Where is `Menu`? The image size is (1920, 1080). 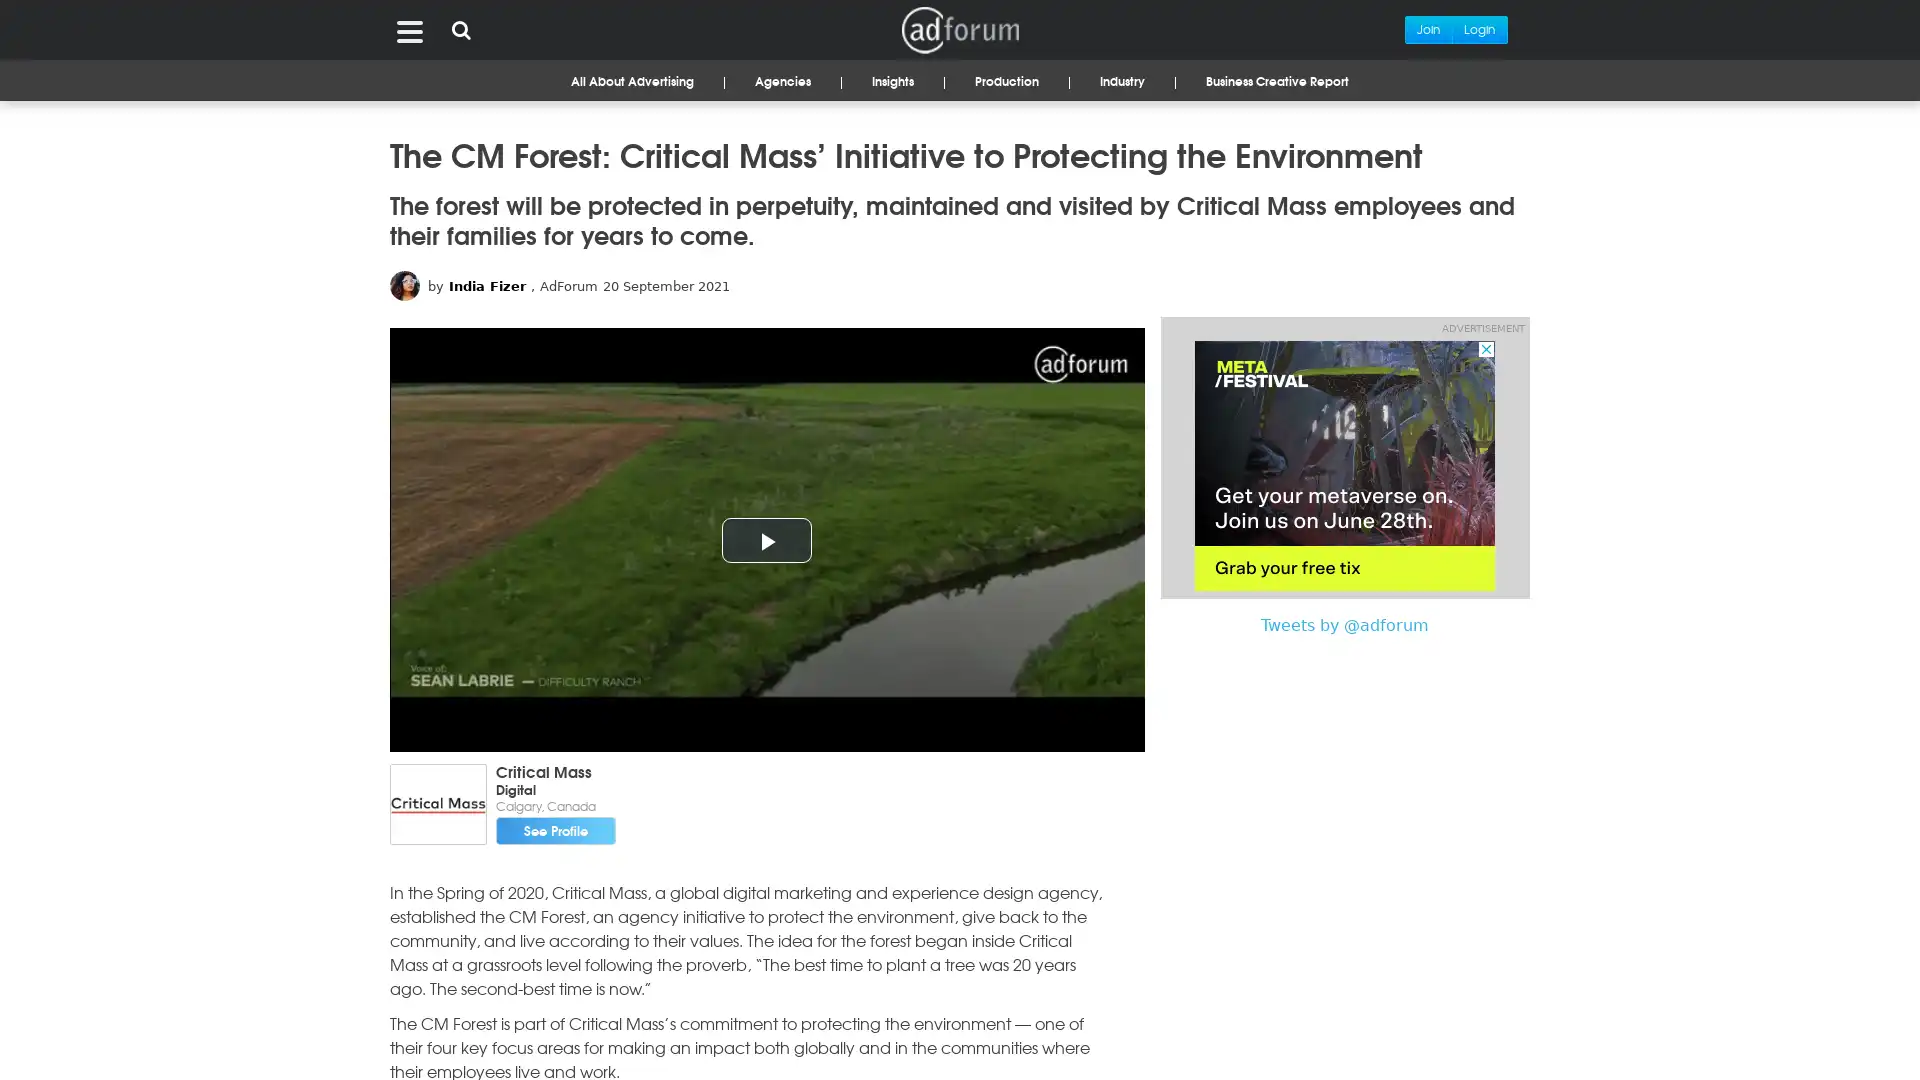
Menu is located at coordinates (408, 29).